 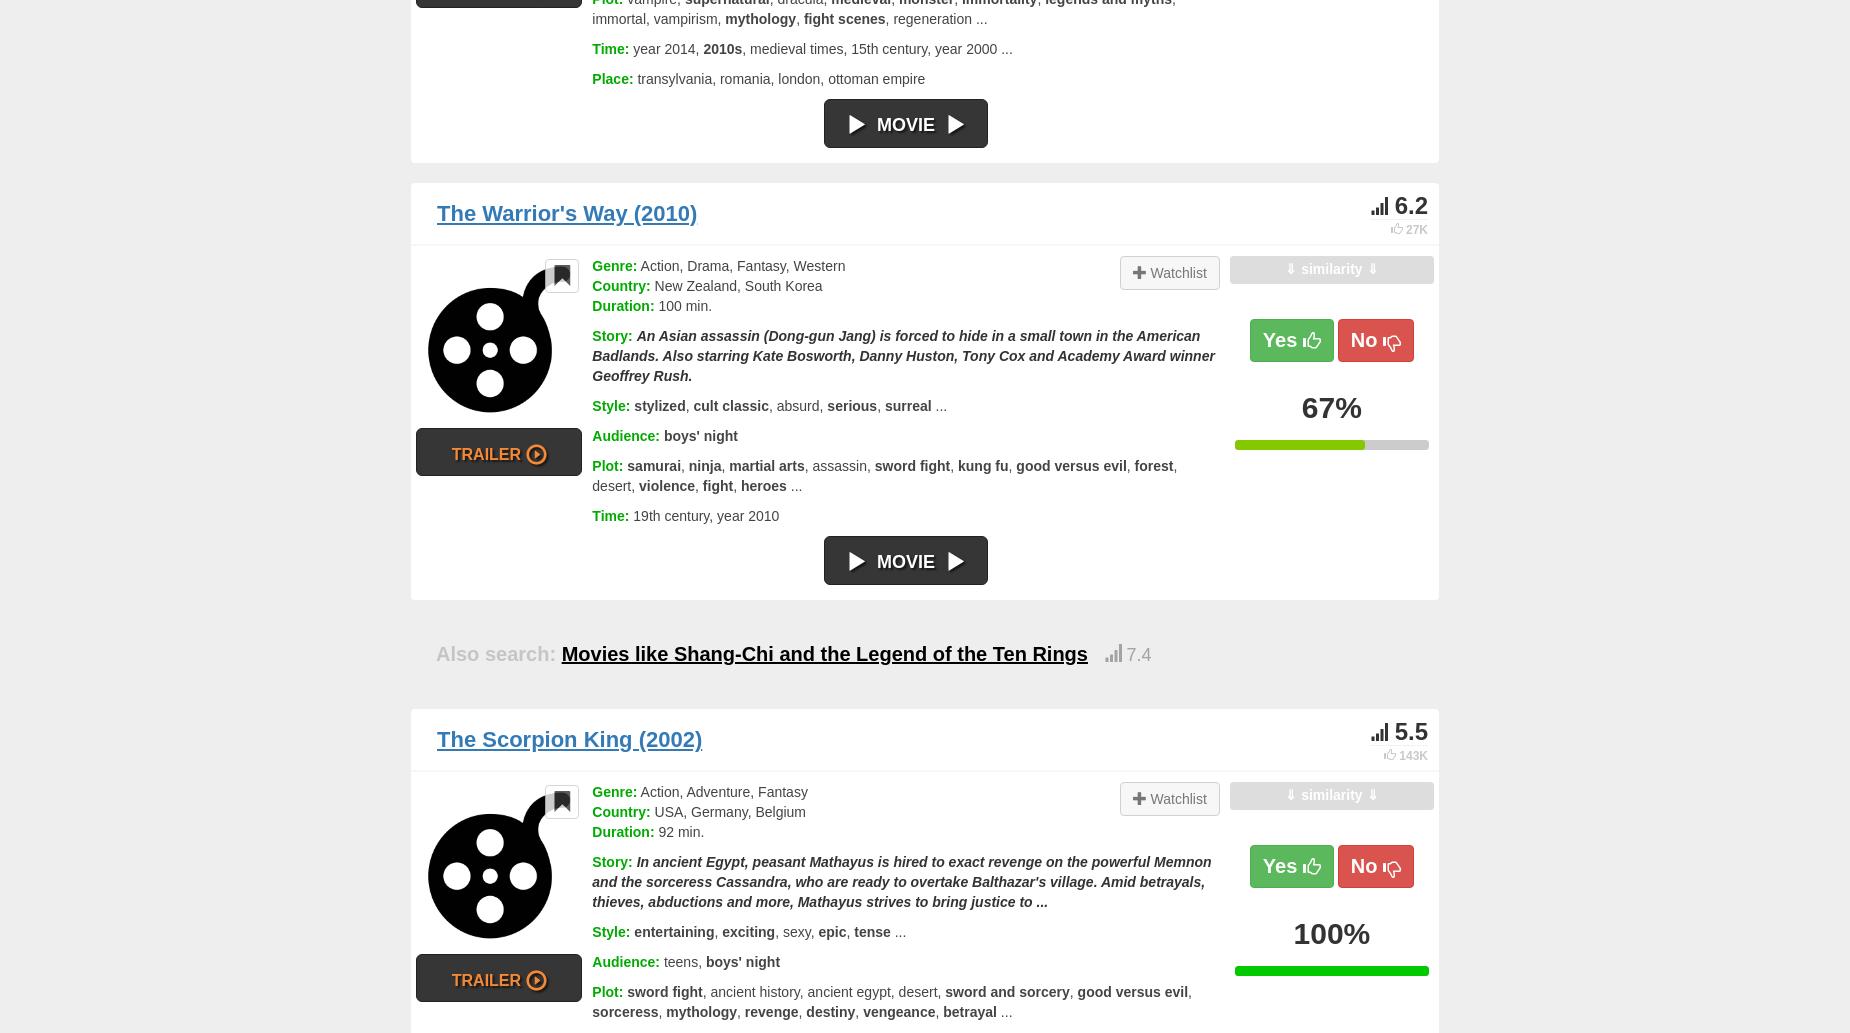 I want to click on 'Movies like Shang-Chi and the Legend of the Ten Rings', so click(x=823, y=652).